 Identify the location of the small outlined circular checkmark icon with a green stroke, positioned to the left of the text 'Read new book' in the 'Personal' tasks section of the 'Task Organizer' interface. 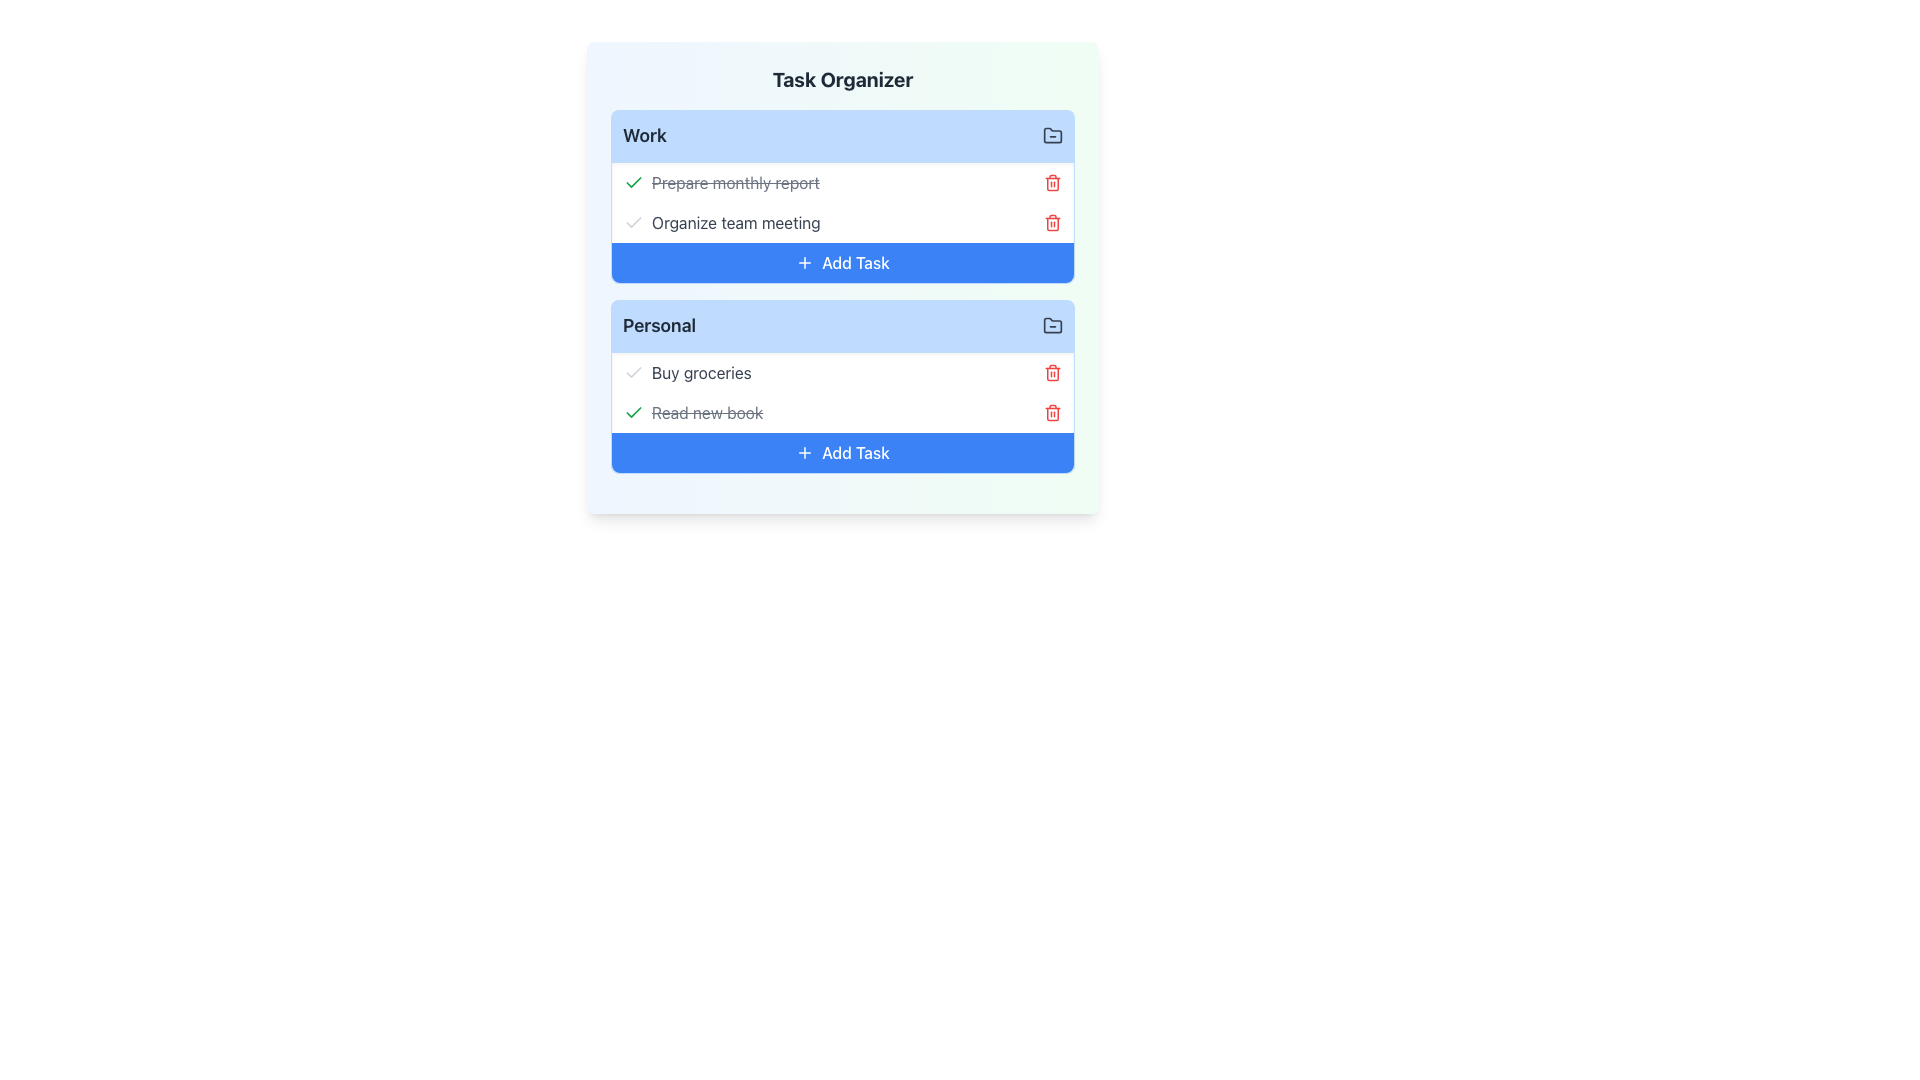
(632, 411).